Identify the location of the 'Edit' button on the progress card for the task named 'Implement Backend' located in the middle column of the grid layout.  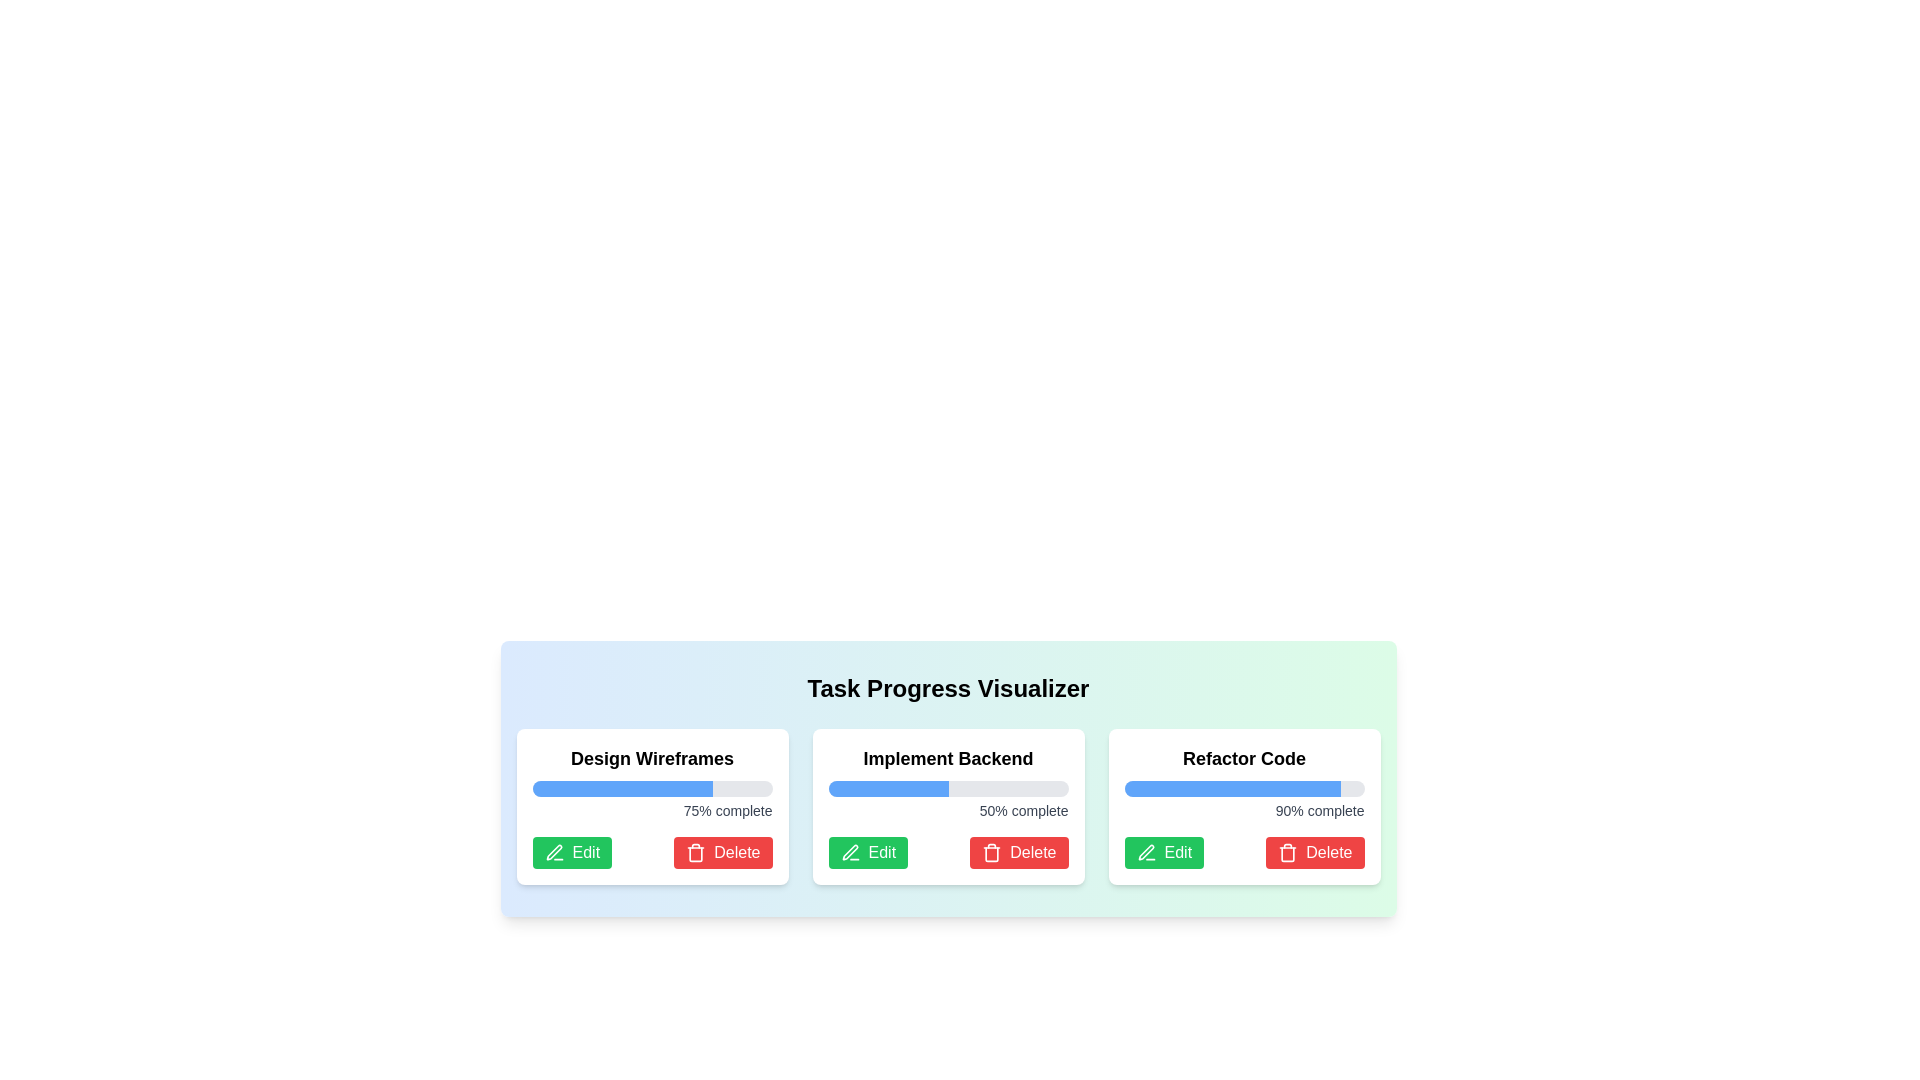
(947, 805).